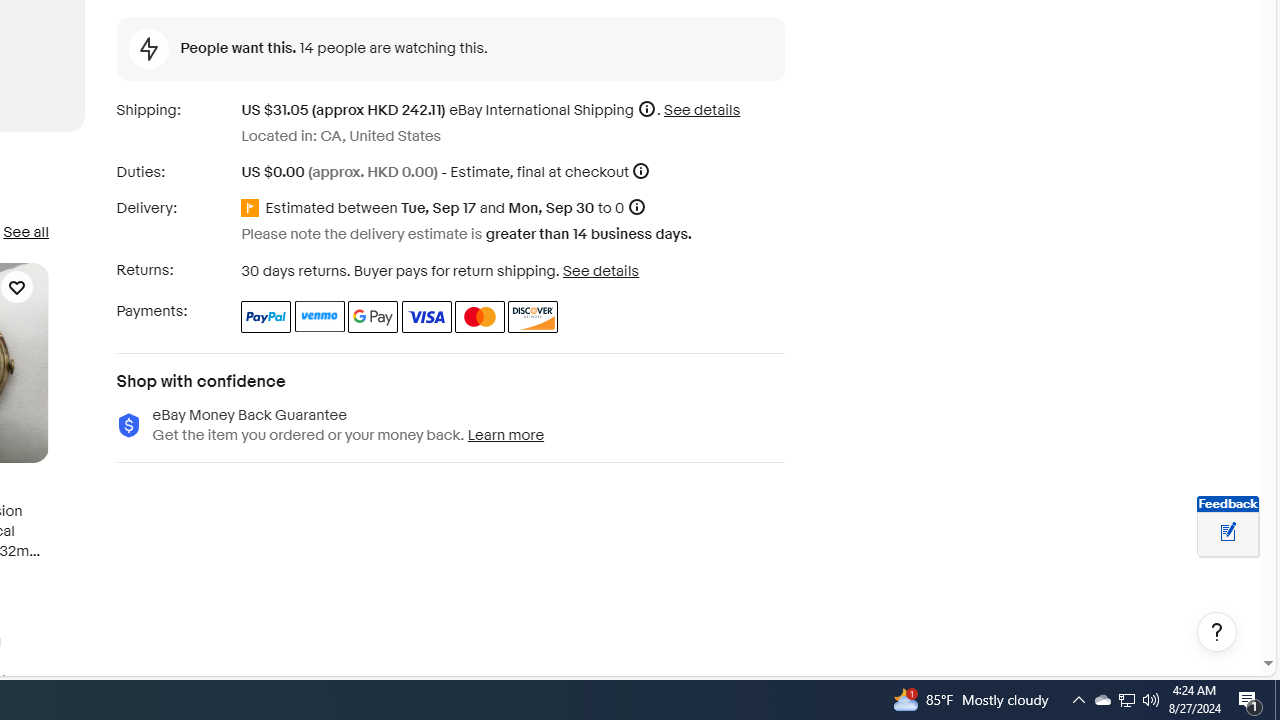 This screenshot has width=1280, height=720. Describe the element at coordinates (25, 231) in the screenshot. I see `'See all'` at that location.